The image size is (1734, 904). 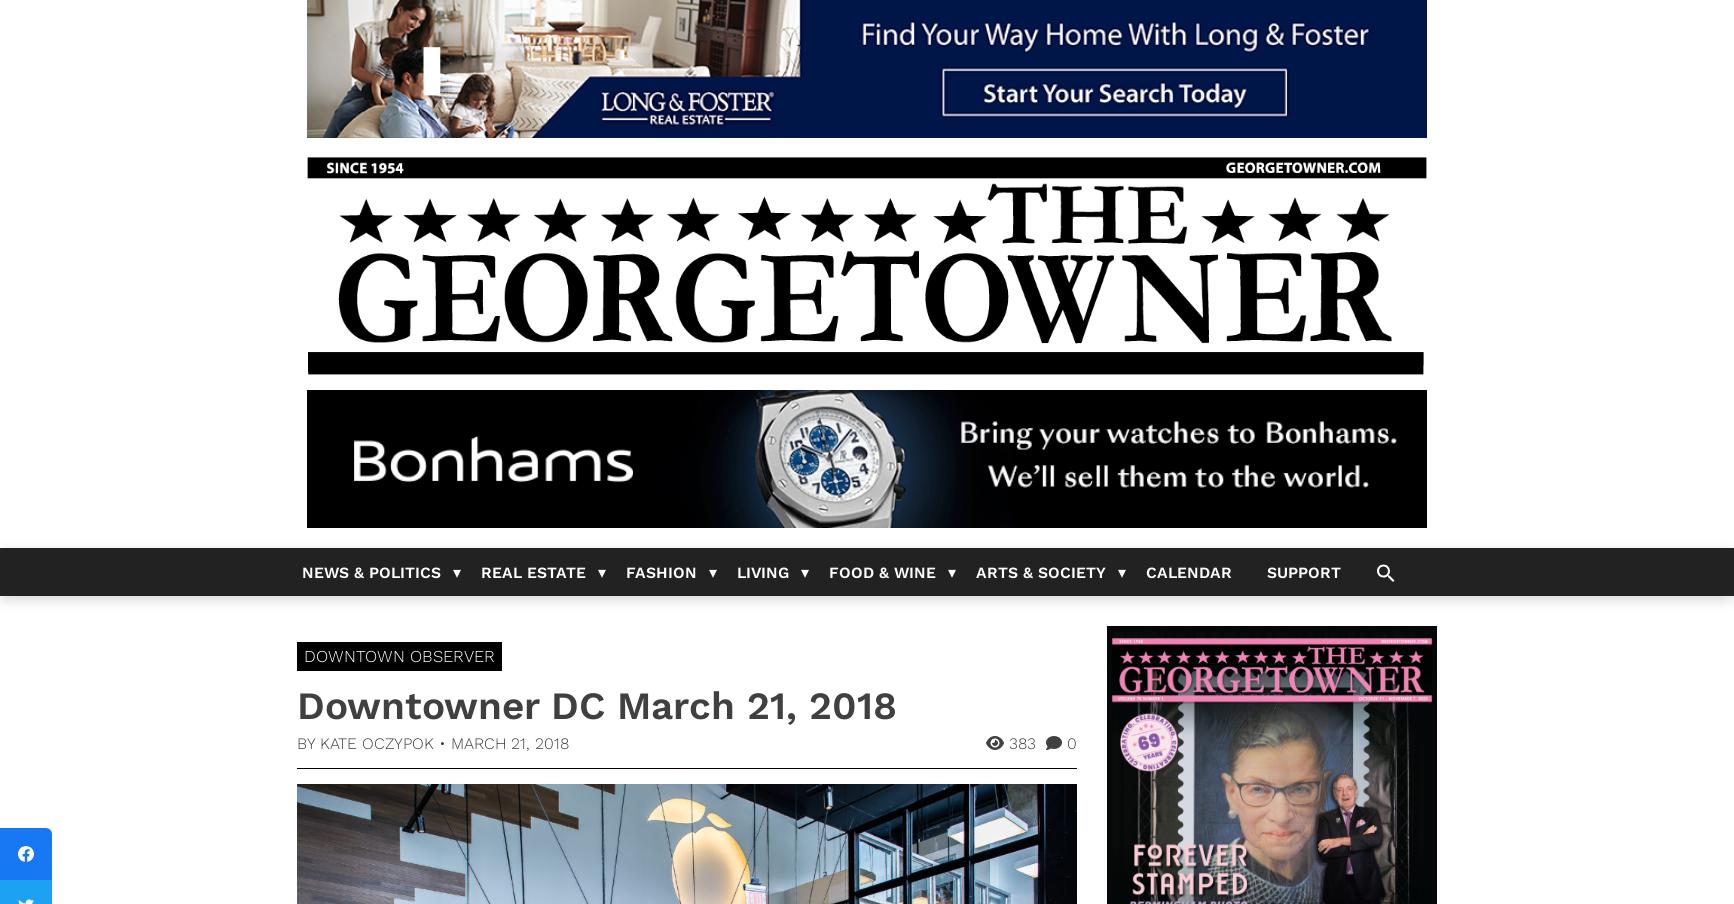 I want to click on 'Downtown Observer', so click(x=399, y=656).